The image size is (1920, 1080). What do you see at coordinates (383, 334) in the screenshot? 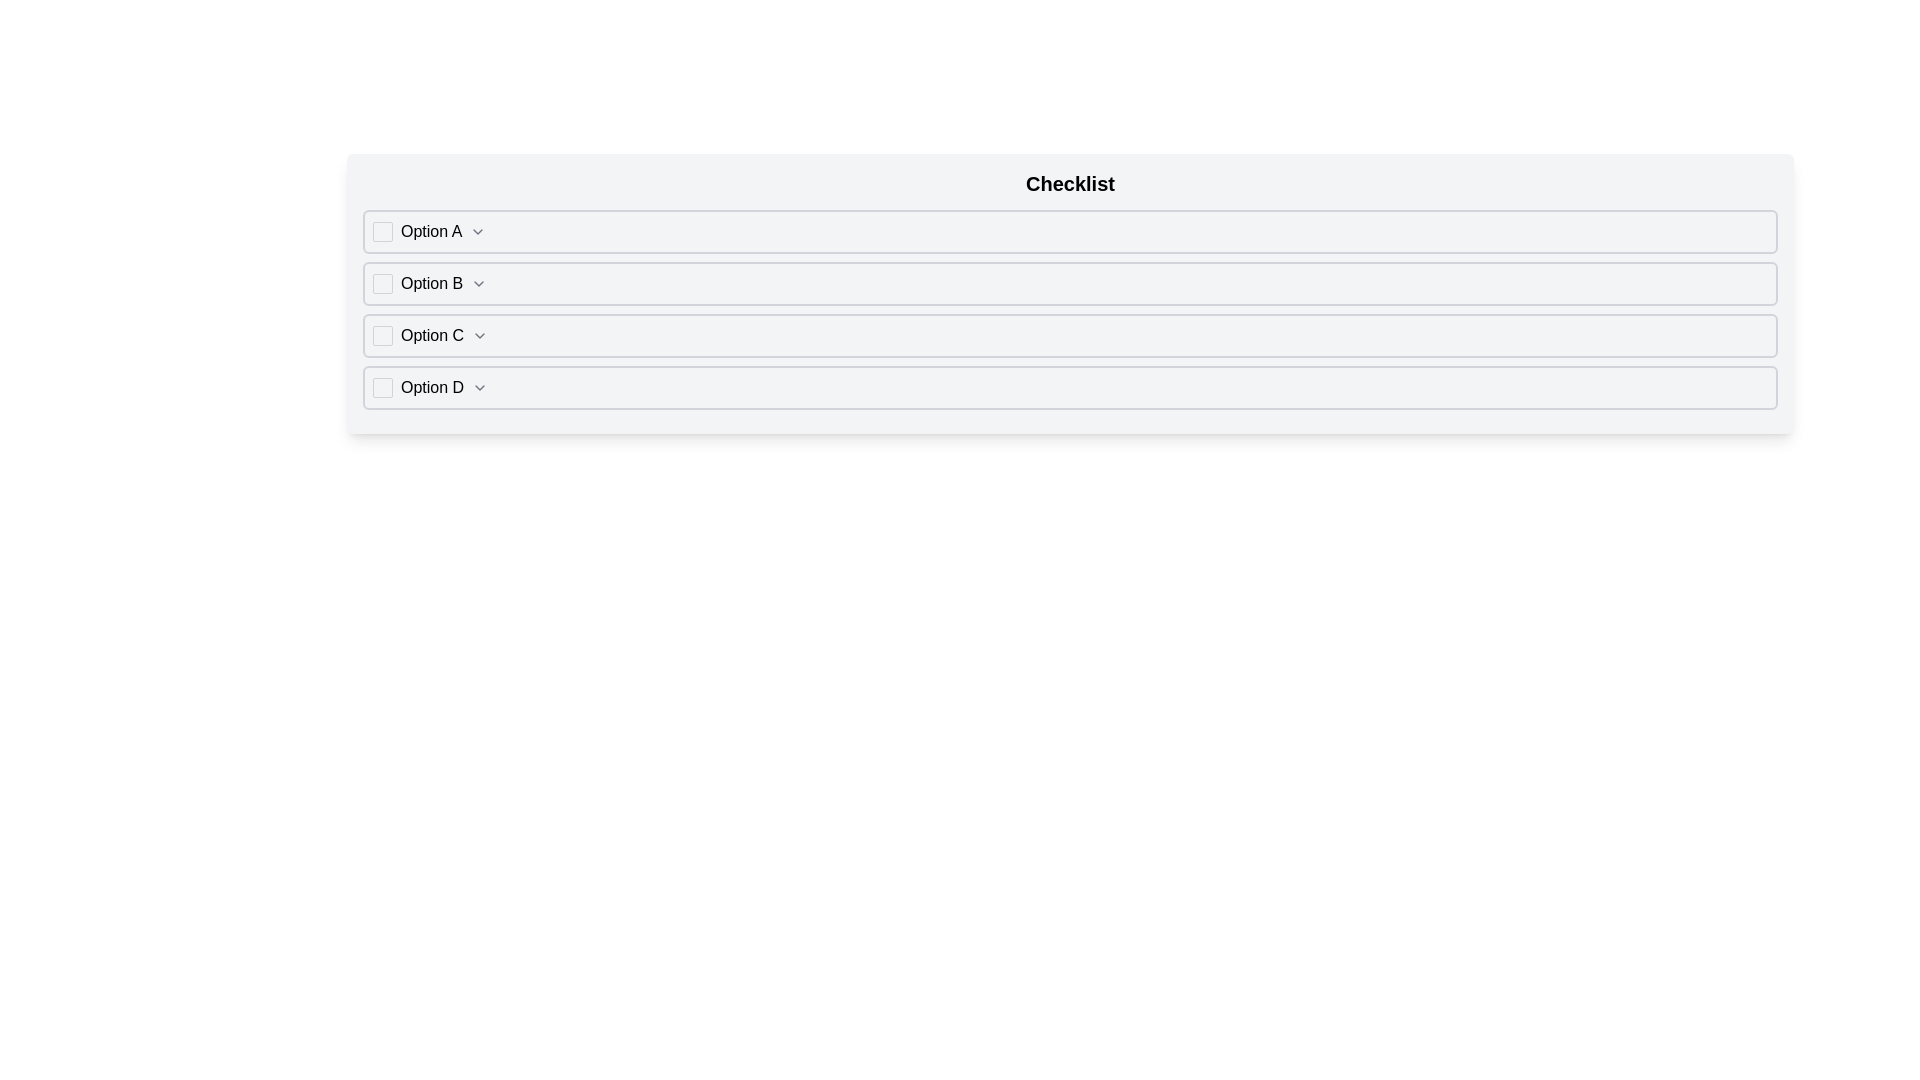
I see `the checkbox for 'Option C'` at bounding box center [383, 334].